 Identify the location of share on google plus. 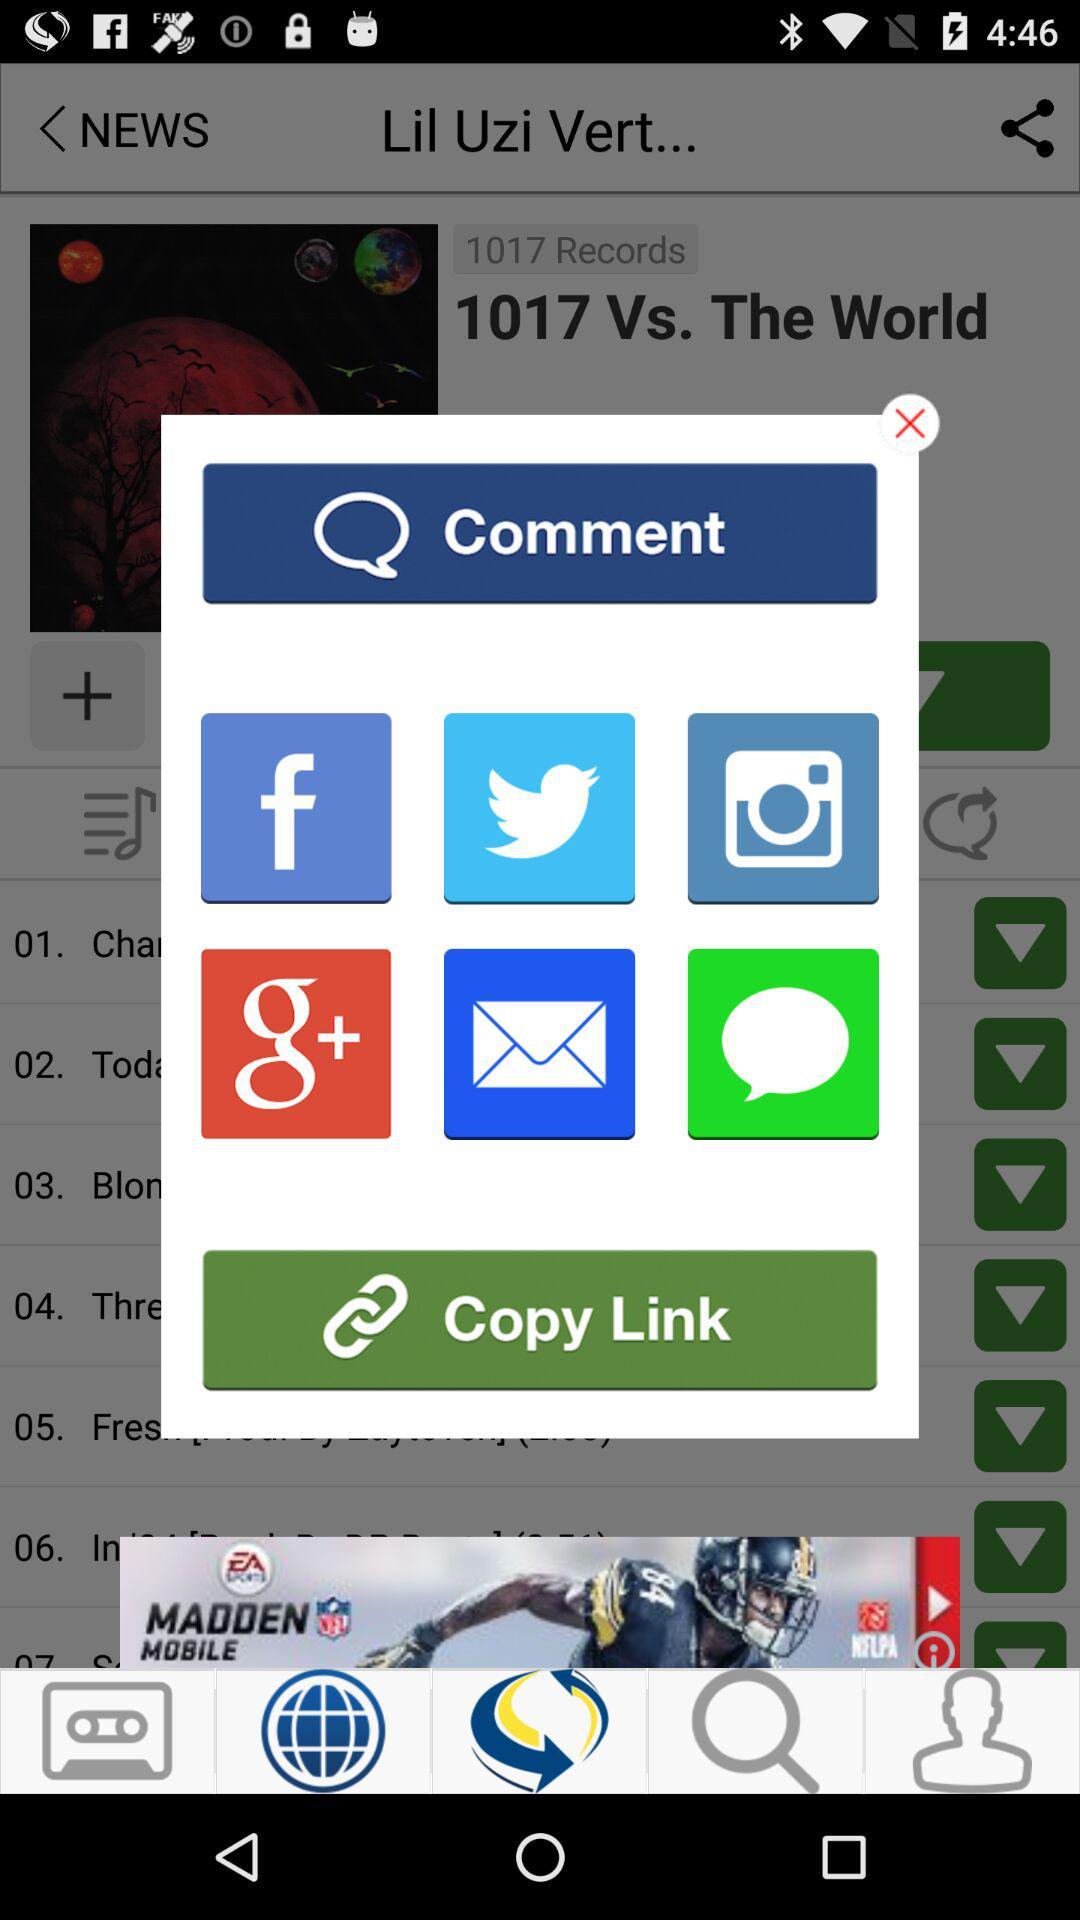
(296, 1042).